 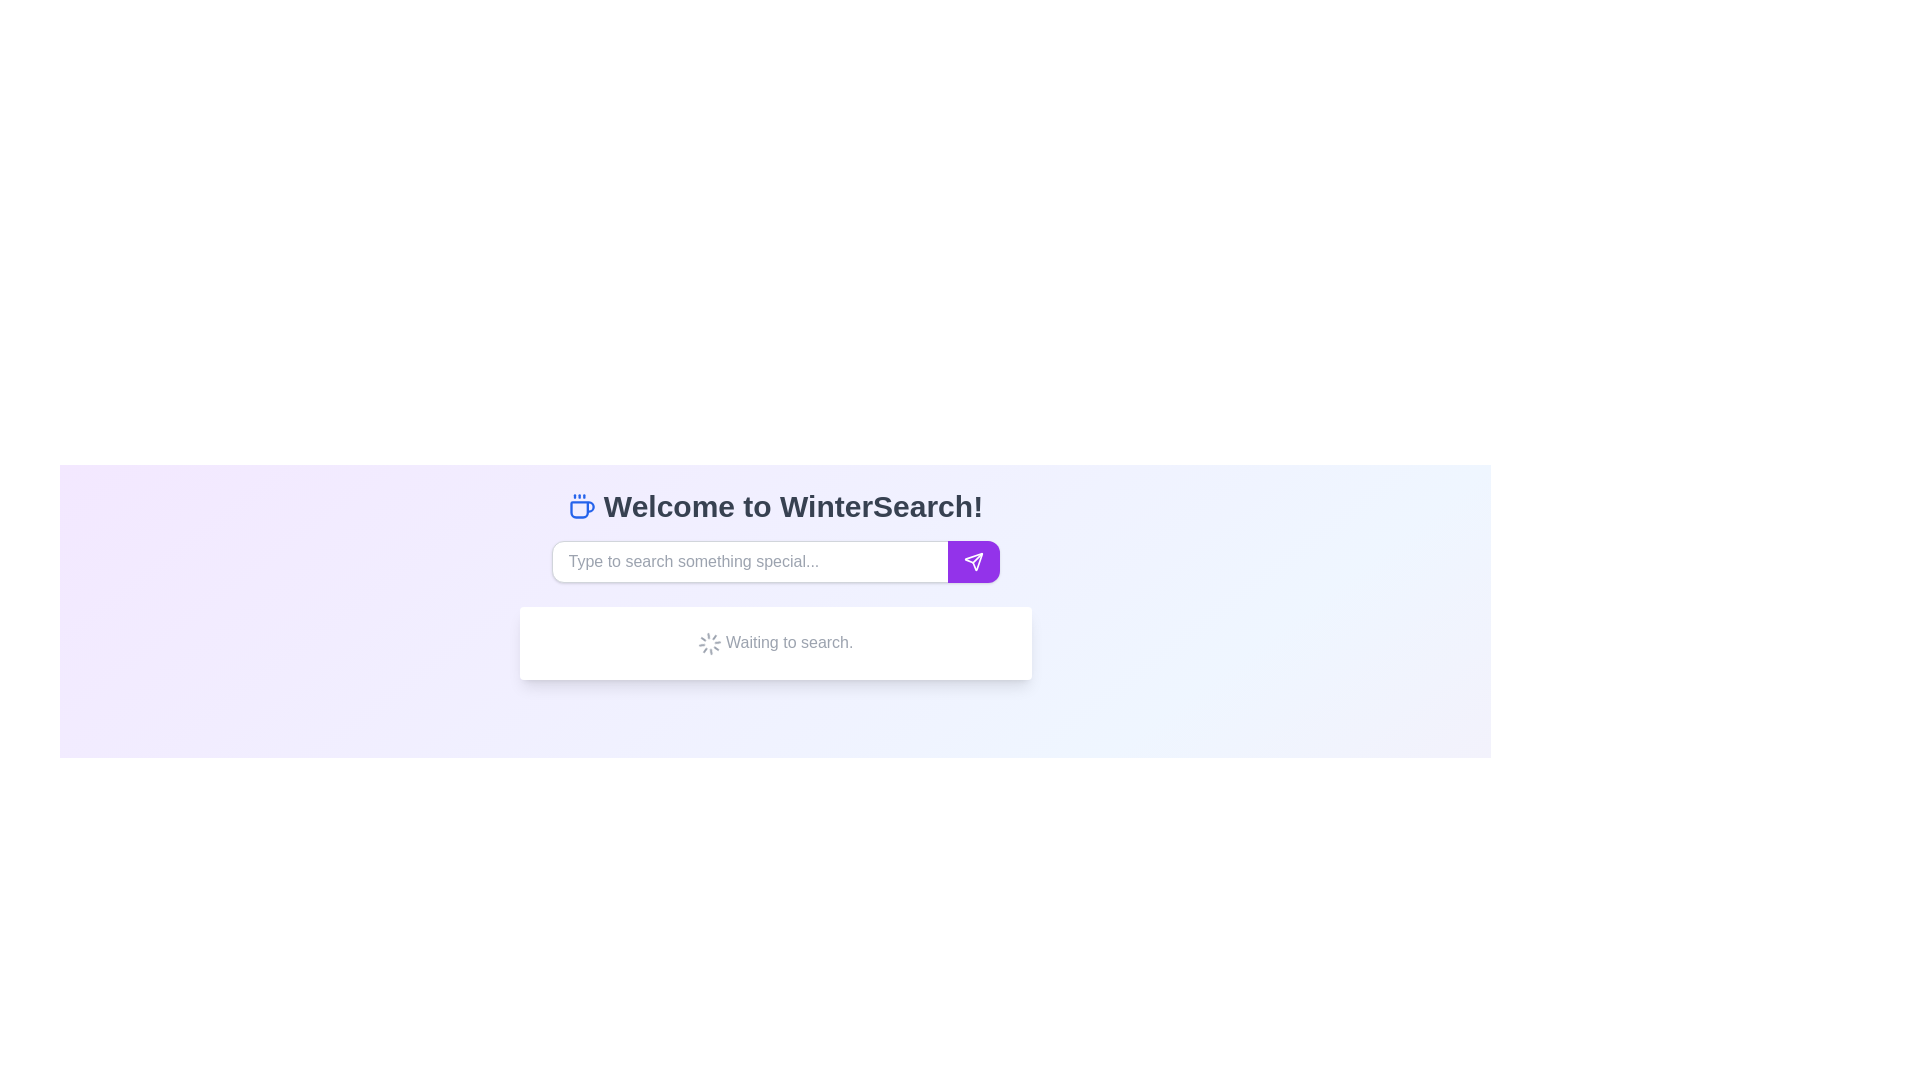 I want to click on the submit button located at the rightmost end of the input field, so click(x=973, y=562).